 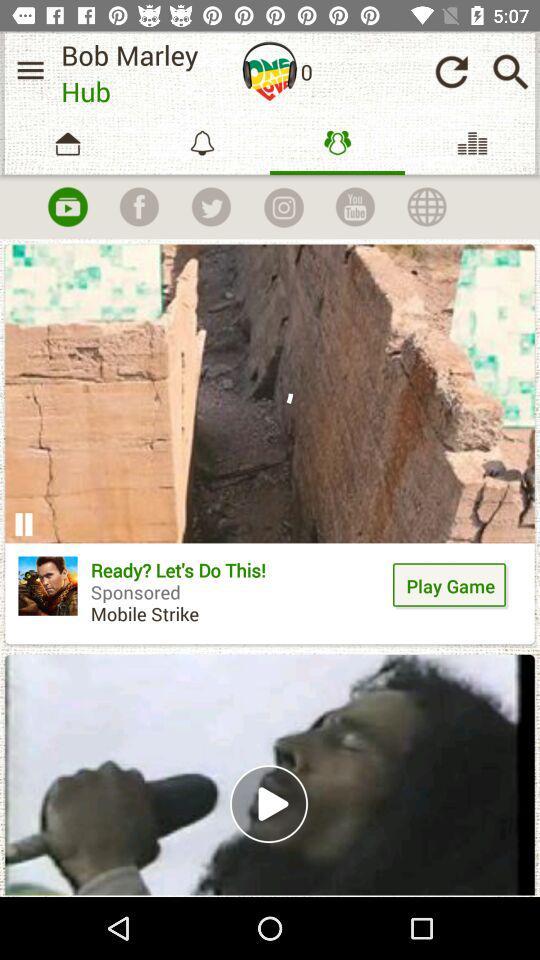 What do you see at coordinates (426, 207) in the screenshot?
I see `the globe icon` at bounding box center [426, 207].